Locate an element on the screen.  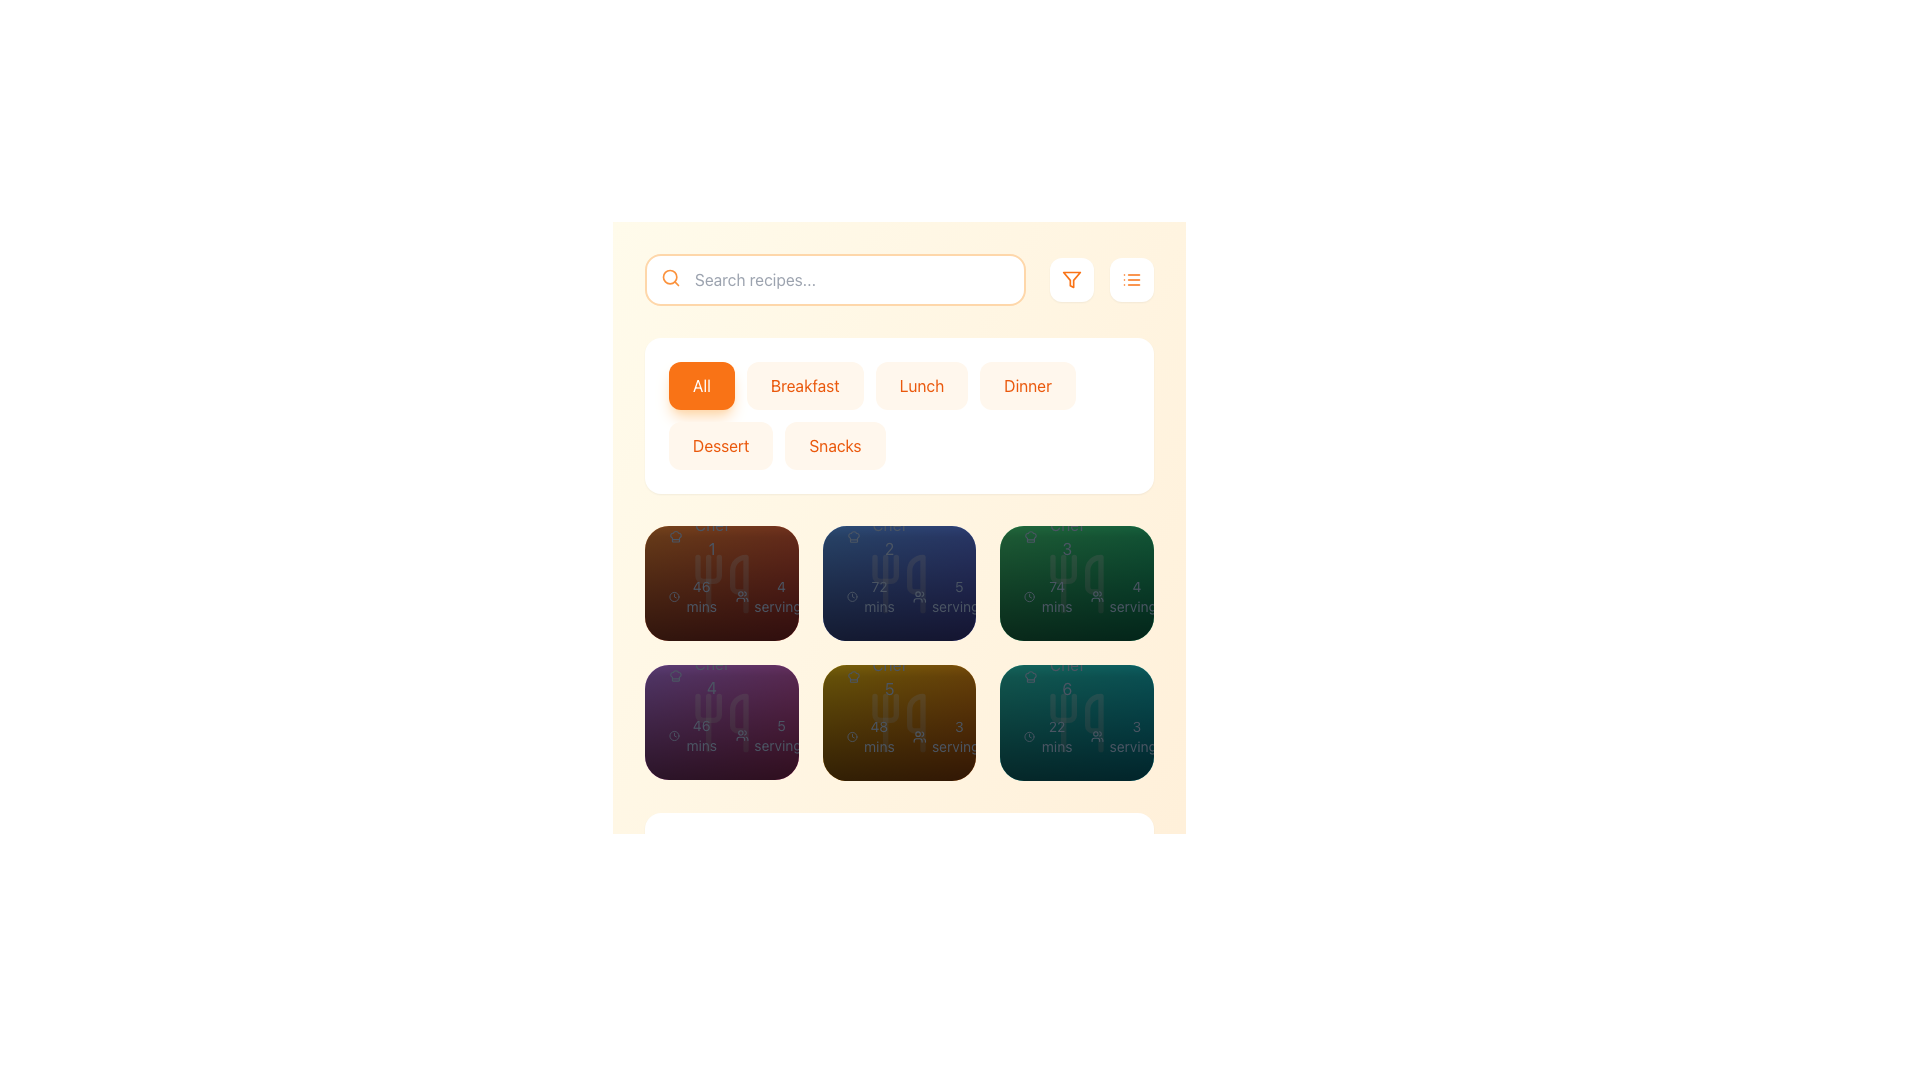
the element labeled 'Chef 2' which is located in the card titled 'Recipe 2 Chef 2' in the bottom section, below the title 'Recipe 2' is located at coordinates (878, 536).